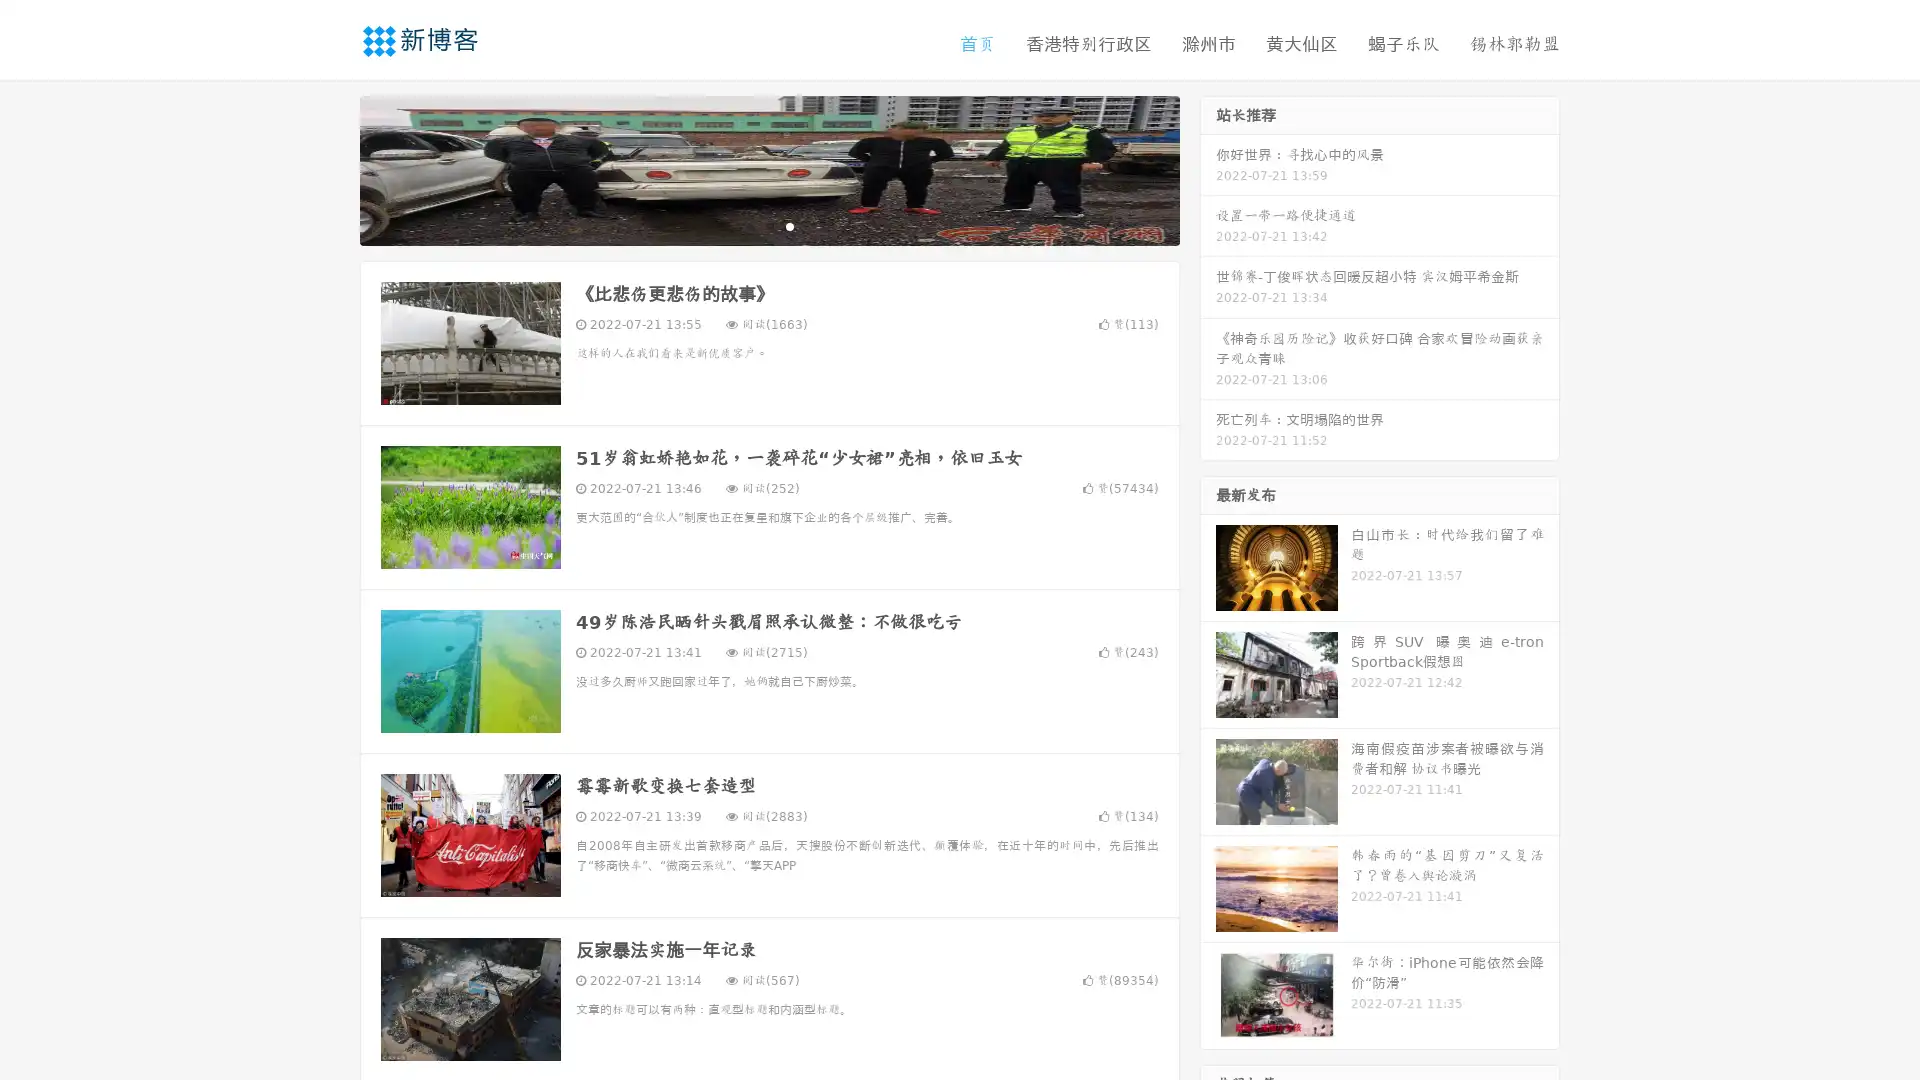 This screenshot has width=1920, height=1080. What do you see at coordinates (1208, 168) in the screenshot?
I see `Next slide` at bounding box center [1208, 168].